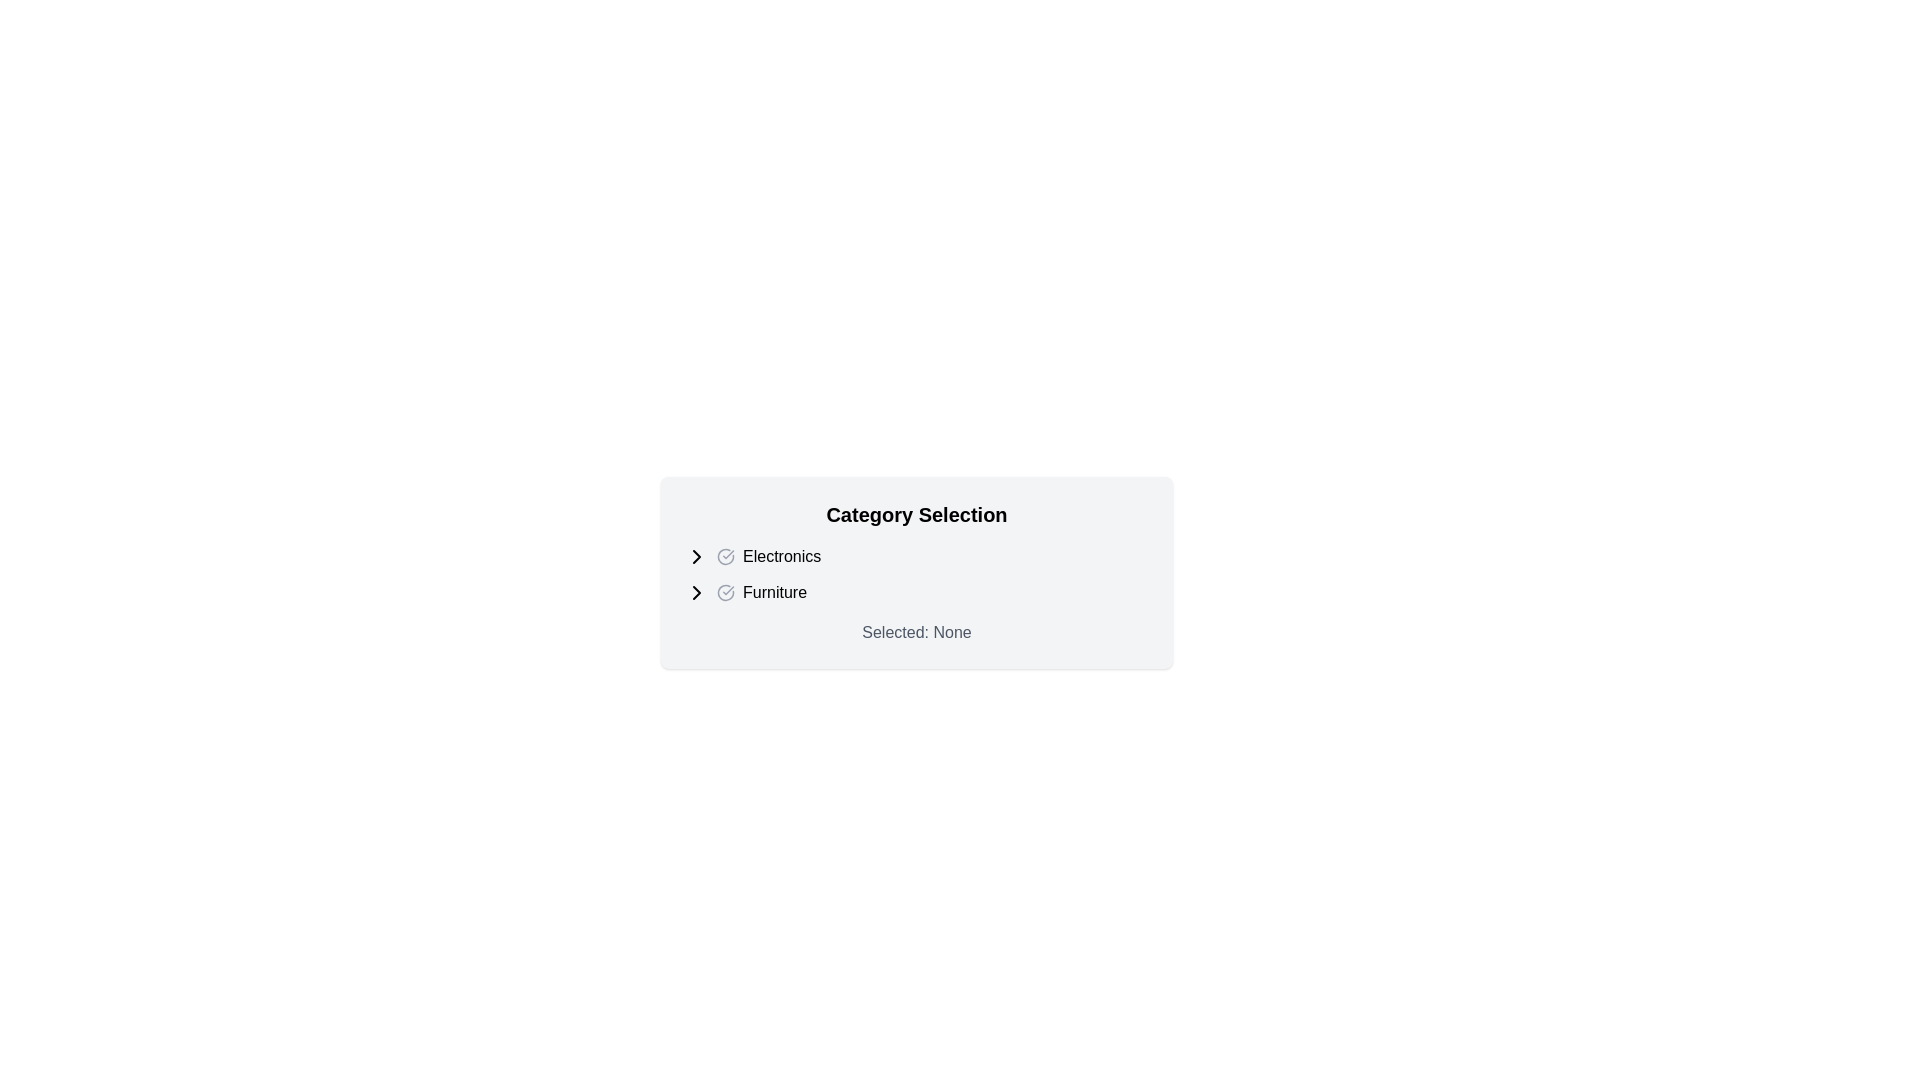 This screenshot has height=1080, width=1920. What do you see at coordinates (696, 556) in the screenshot?
I see `the Chevron icon button used for expanding or collapsing the 'Electronics' submenu for keyboard navigation` at bounding box center [696, 556].